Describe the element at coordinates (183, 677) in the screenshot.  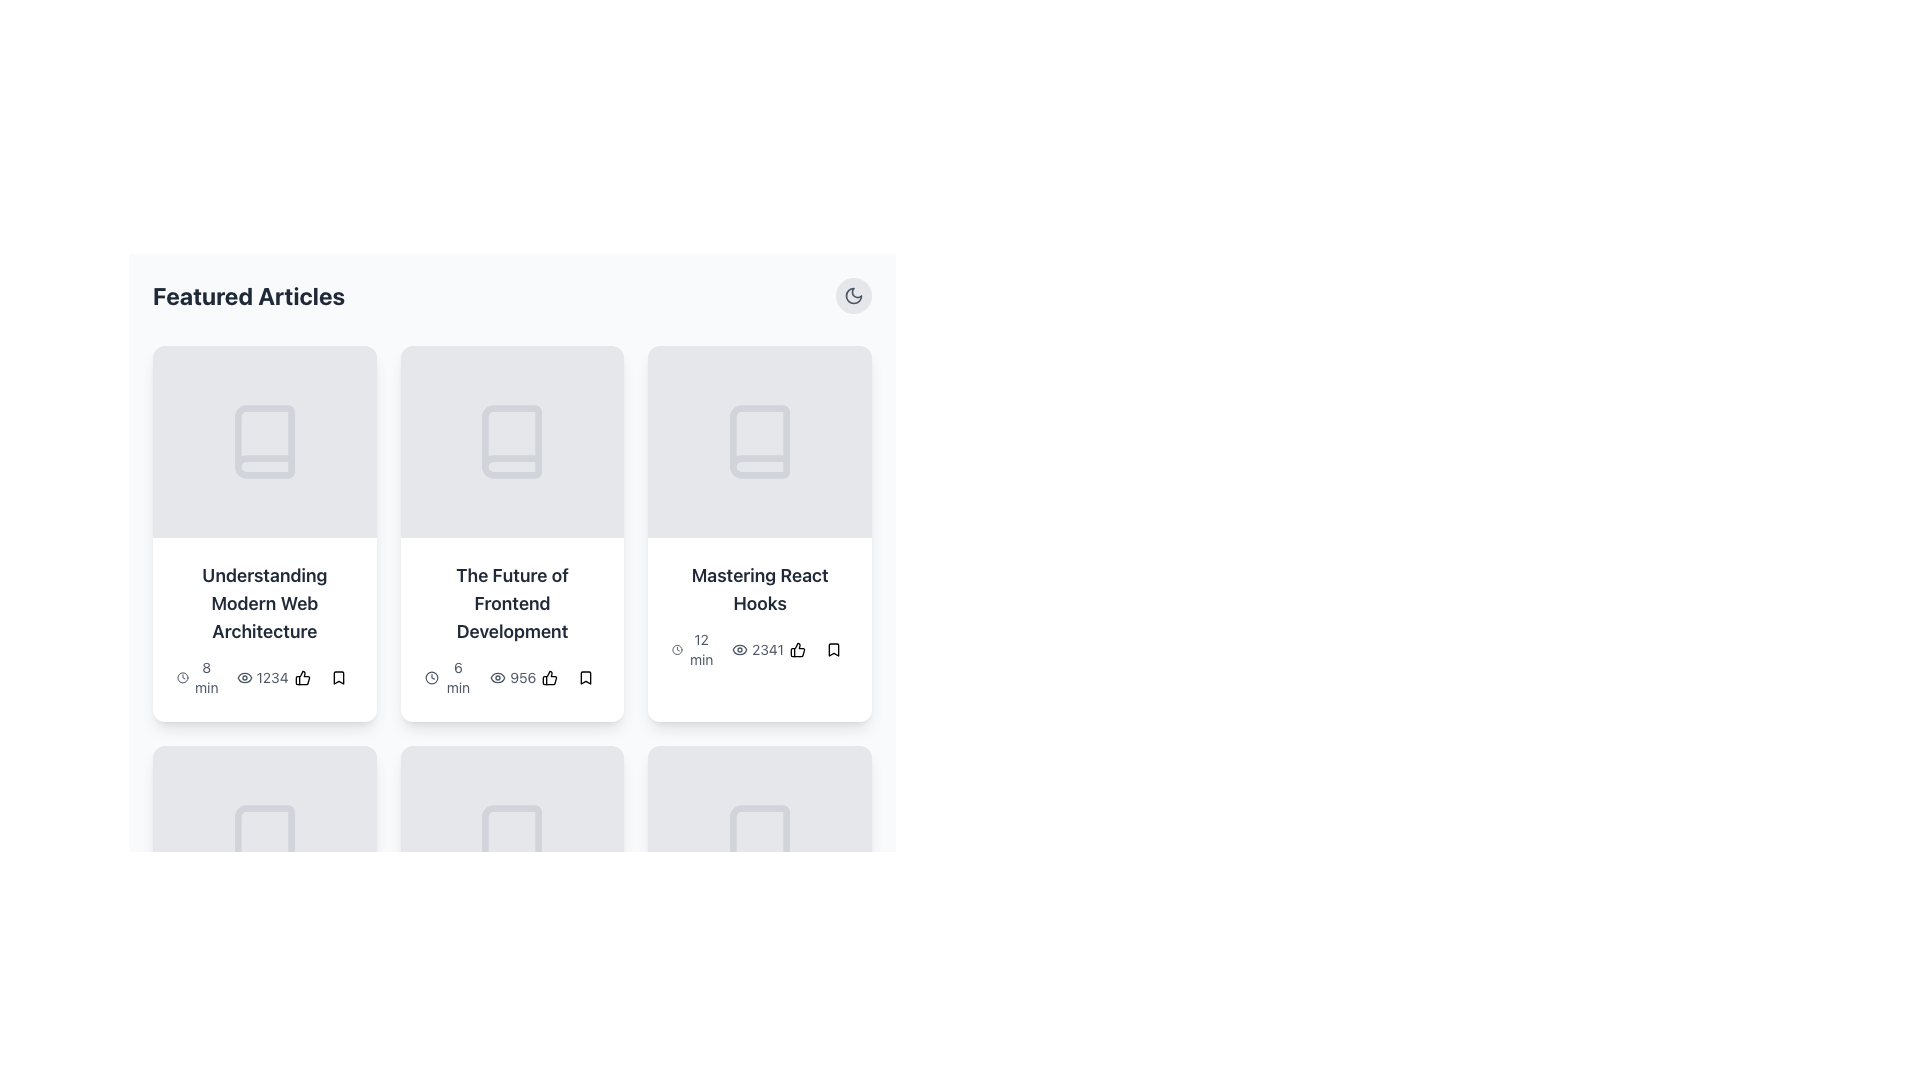
I see `the small clock icon located to the left of the text '8 min' in the lower left section of the card labeled 'Understanding Modern Web Architecture'` at that location.